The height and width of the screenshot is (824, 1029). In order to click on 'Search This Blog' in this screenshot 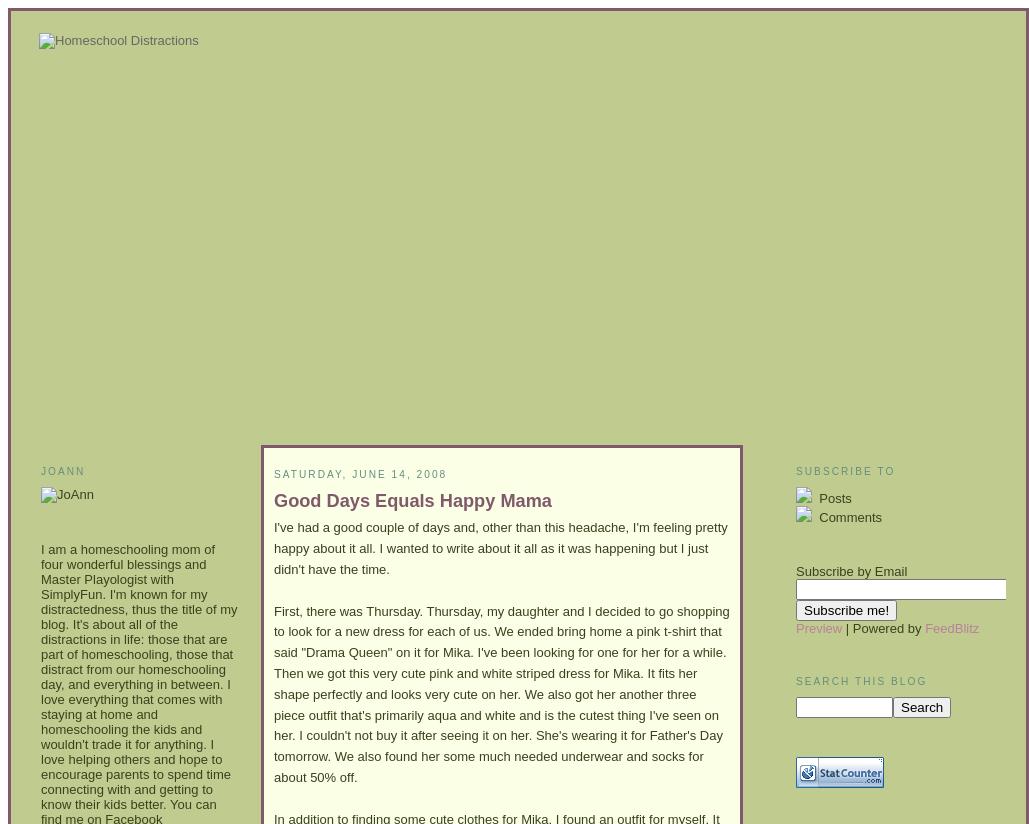, I will do `click(796, 680)`.